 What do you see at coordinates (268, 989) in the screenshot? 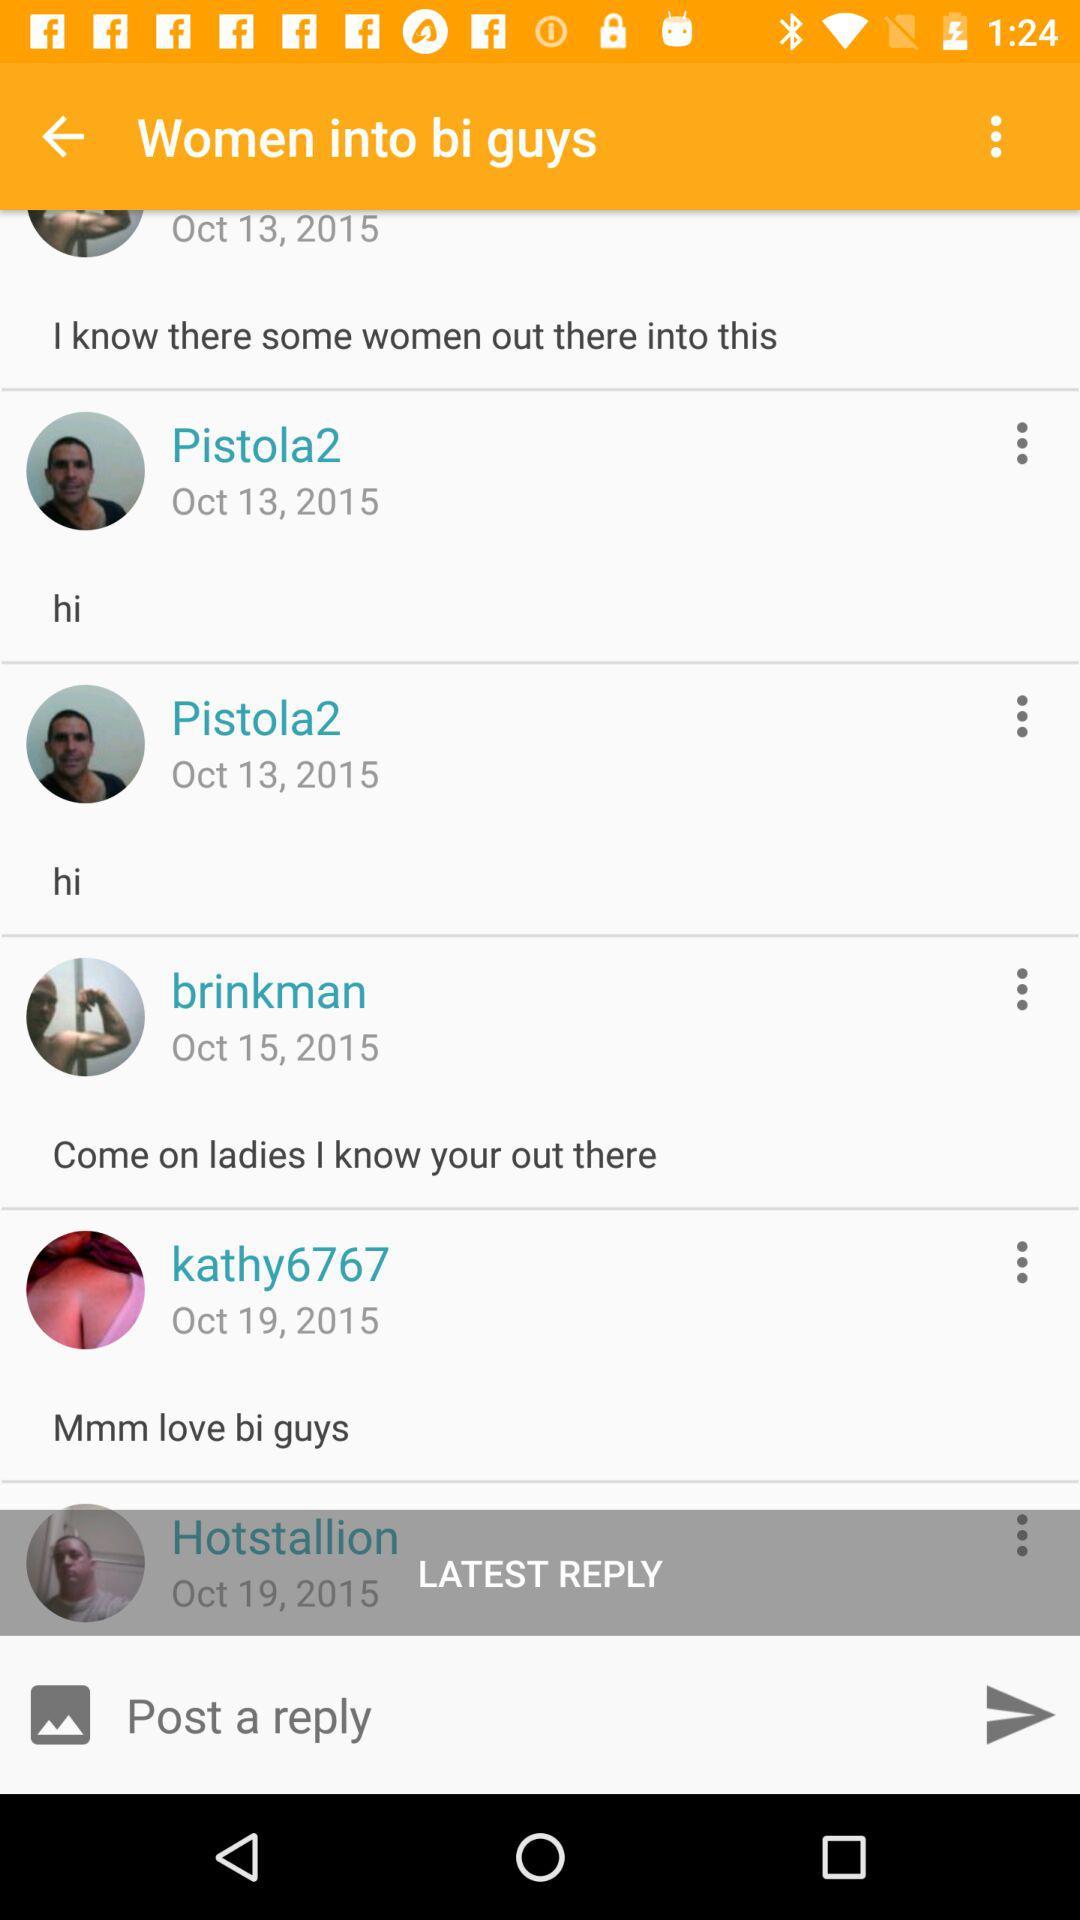
I see `the brinkman item` at bounding box center [268, 989].